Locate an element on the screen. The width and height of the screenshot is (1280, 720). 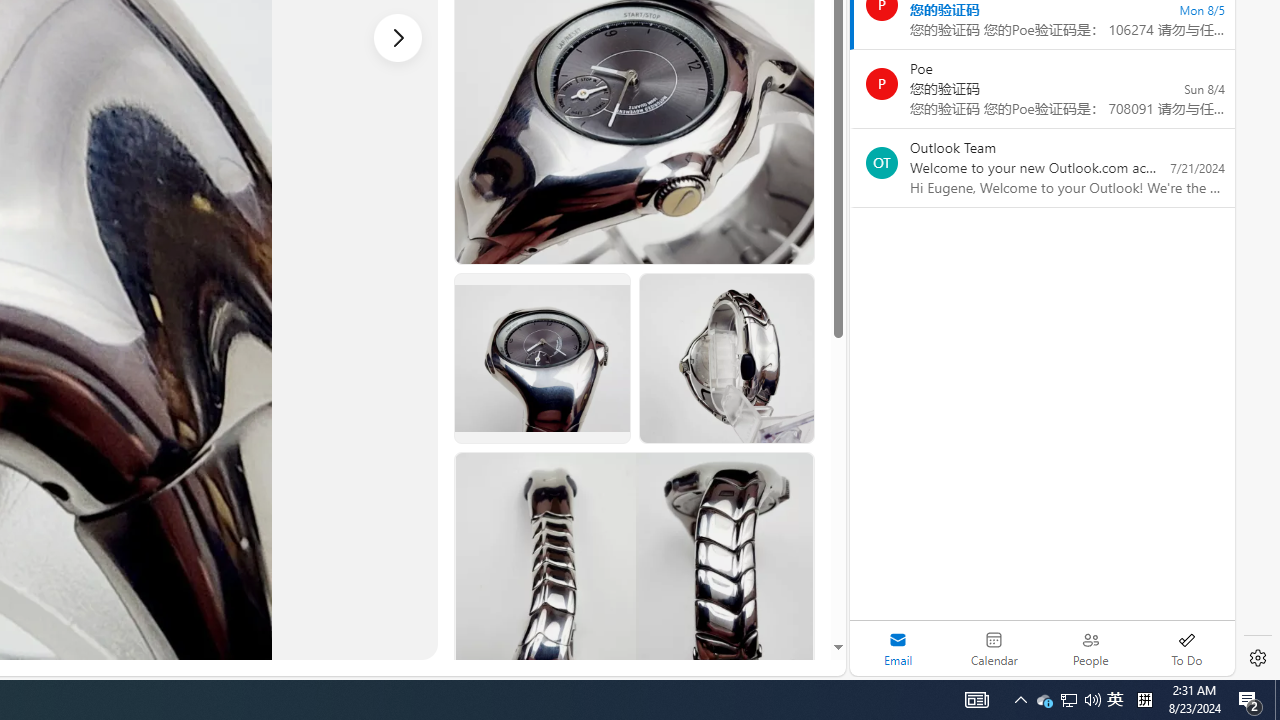
'To Do' is located at coordinates (1186, 648).